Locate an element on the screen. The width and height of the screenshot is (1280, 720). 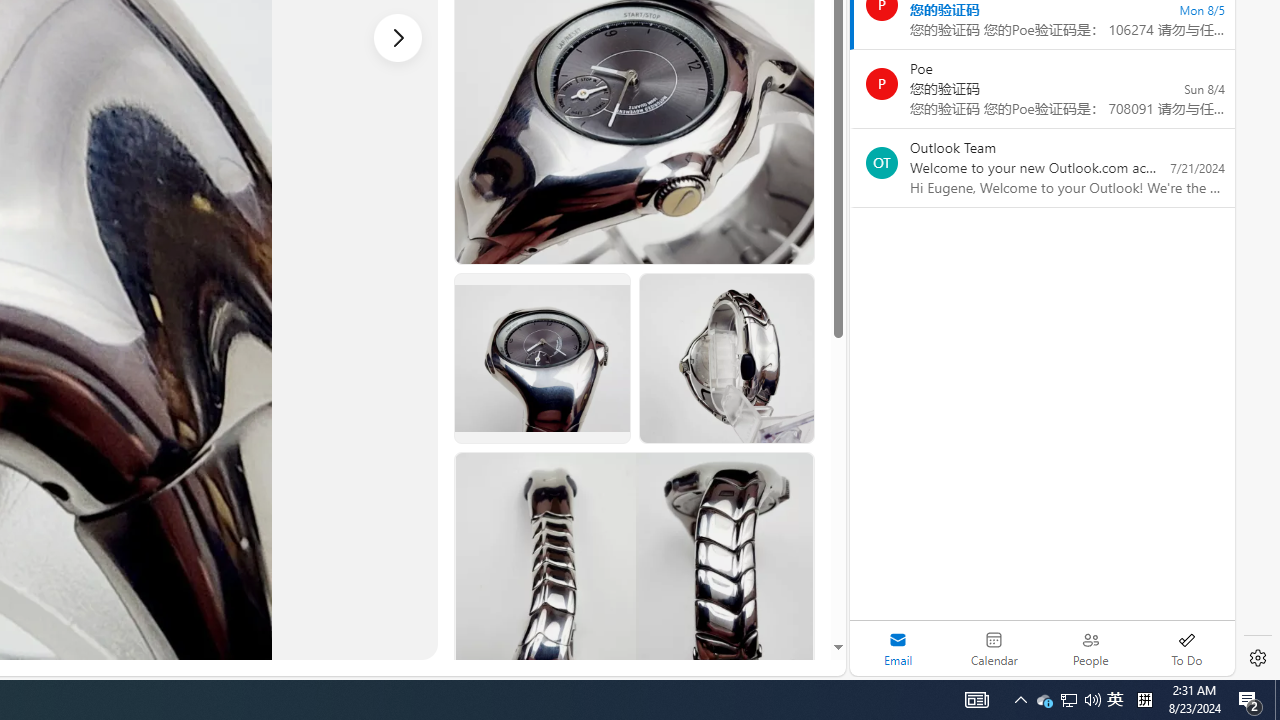
'To Do' is located at coordinates (1186, 648).